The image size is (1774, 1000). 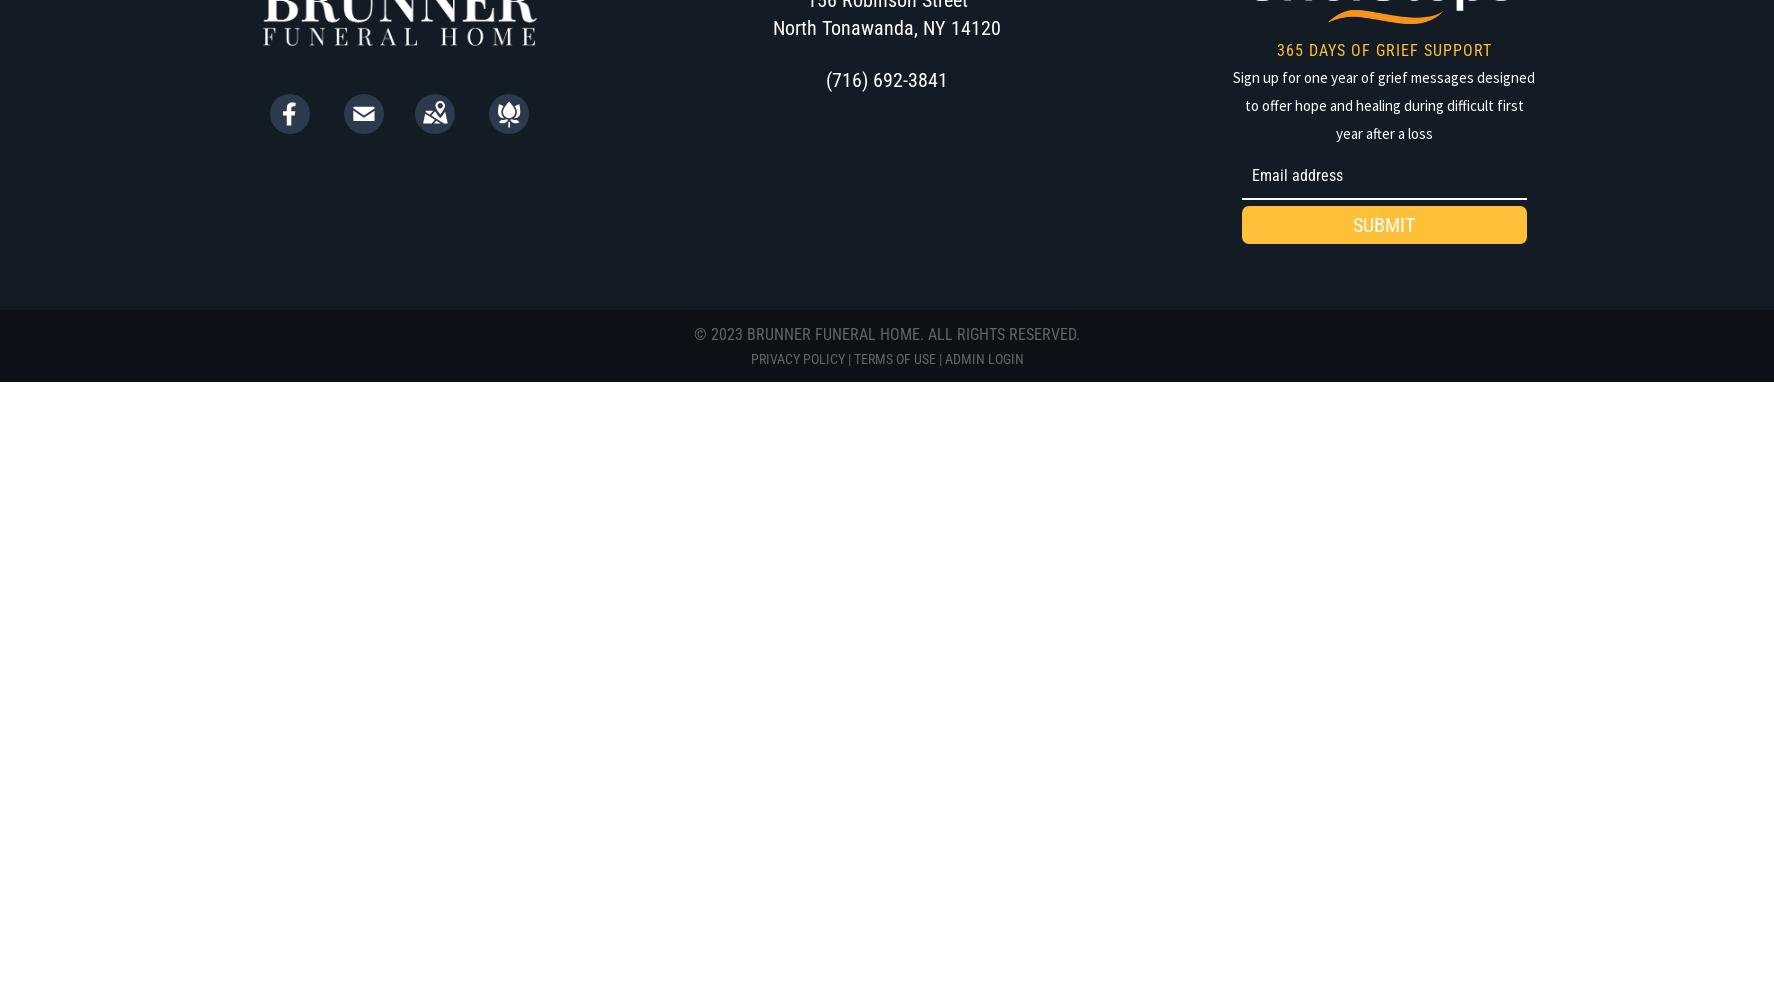 I want to click on 'Brunner Funeral Home. ALL RIGHTS RESERVED.', so click(x=910, y=332).